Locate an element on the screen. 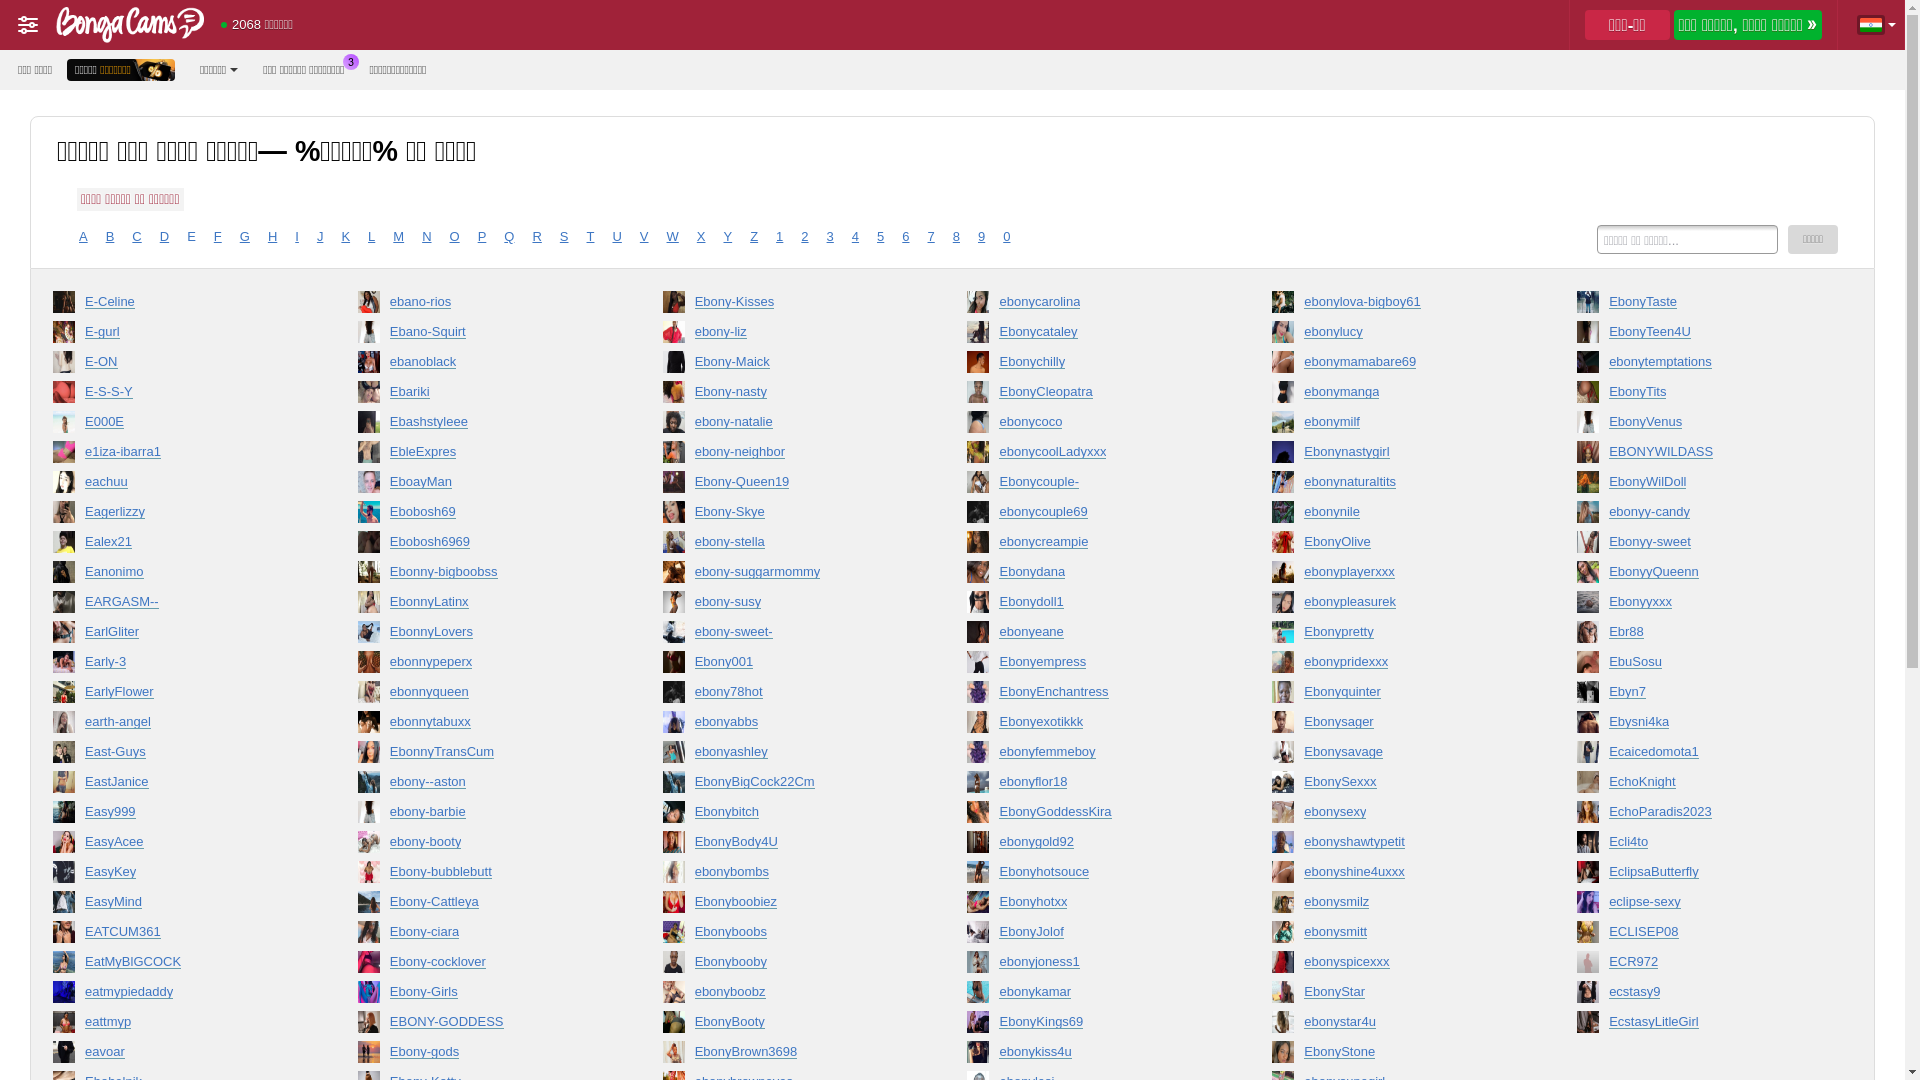 Image resolution: width=1920 pixels, height=1080 pixels. 'ebonycreampie' is located at coordinates (1089, 546).